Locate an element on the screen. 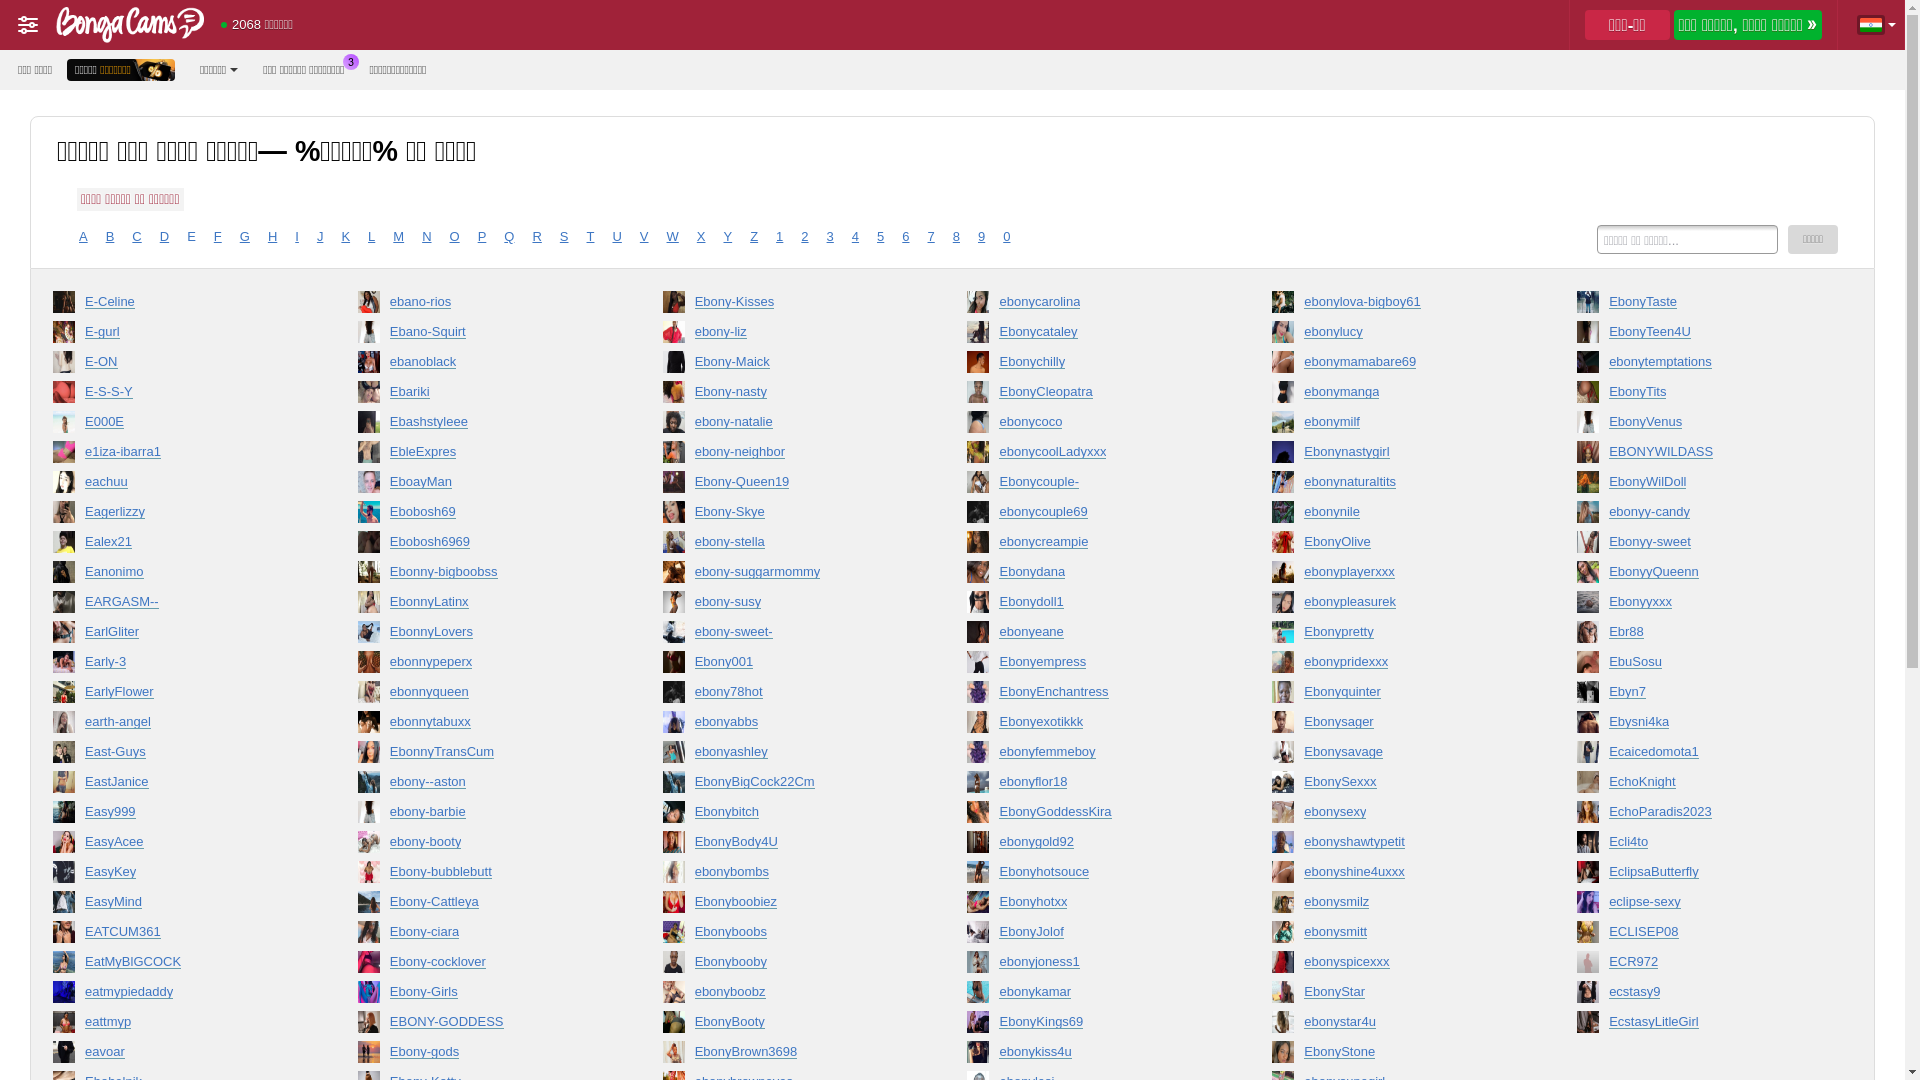 Image resolution: width=1920 pixels, height=1080 pixels. 'ebonycreampie' is located at coordinates (1089, 546).